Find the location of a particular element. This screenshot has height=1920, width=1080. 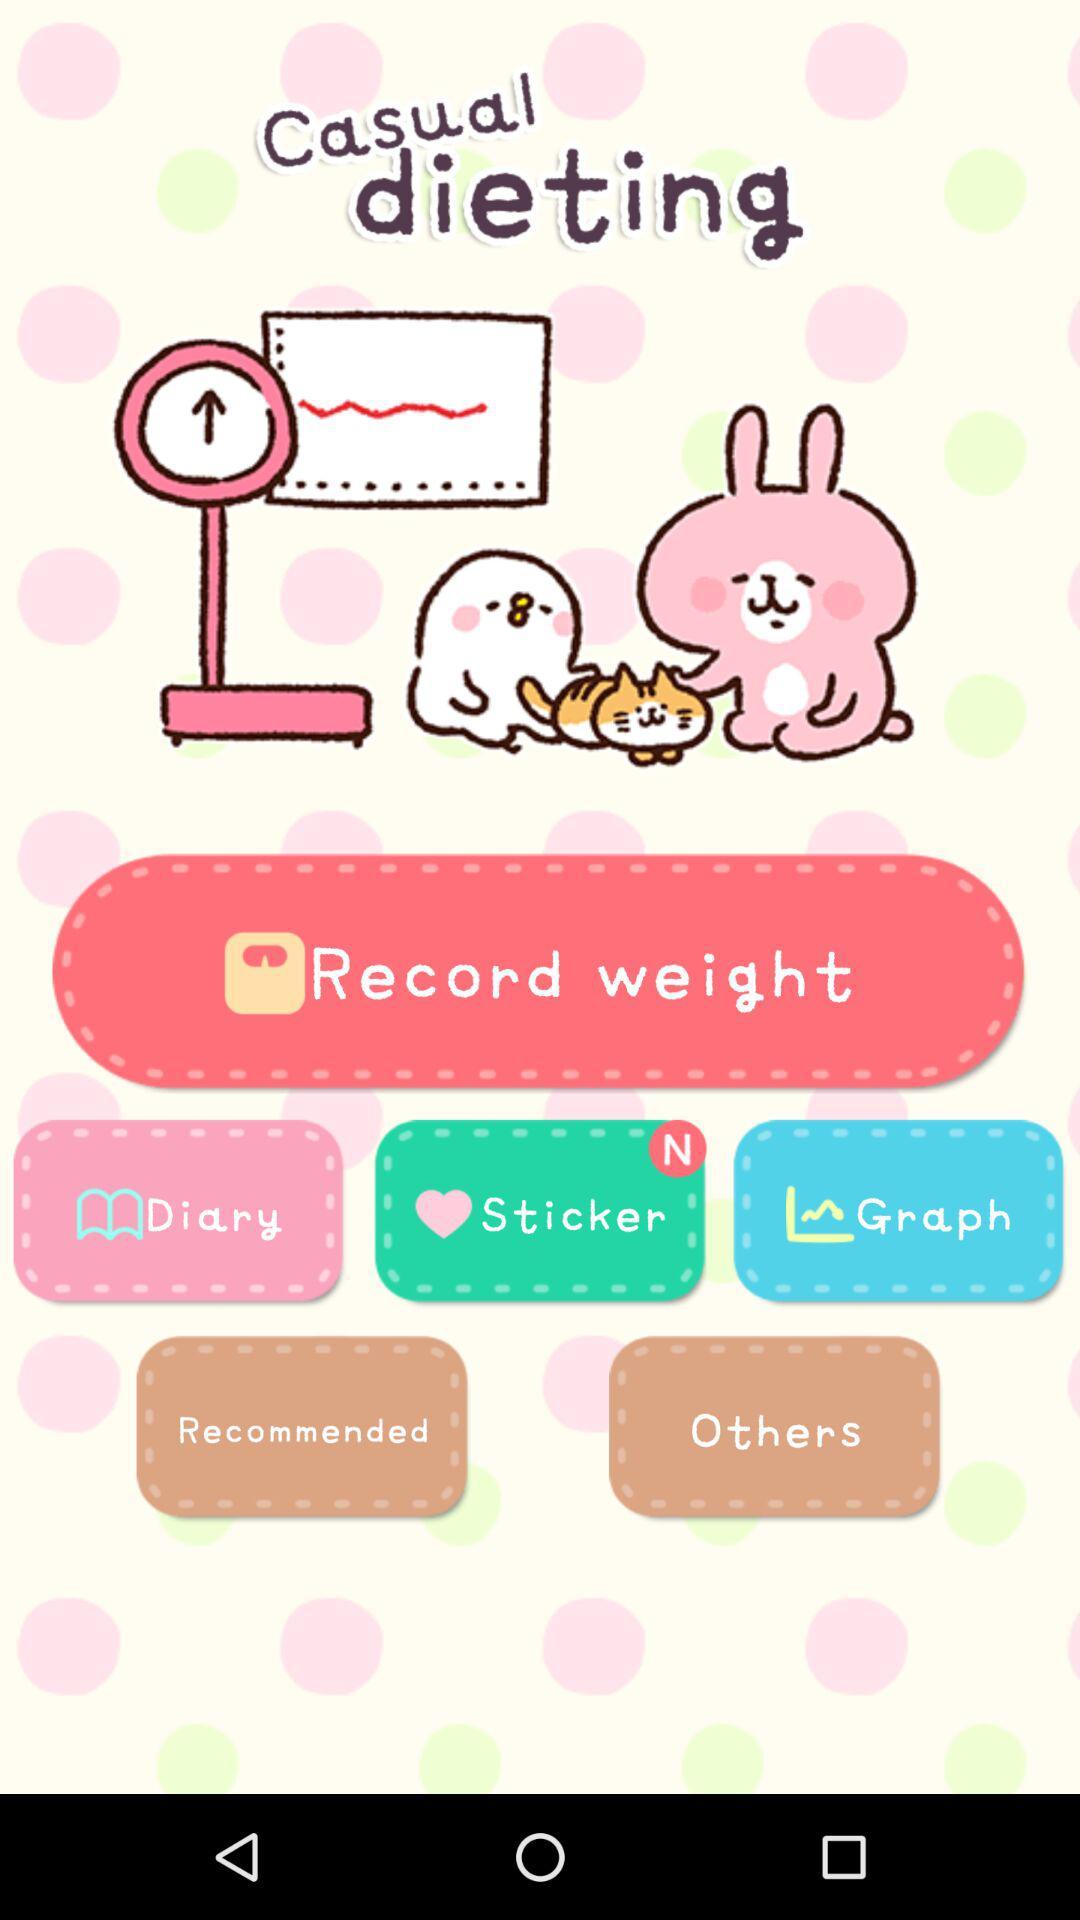

the more icon is located at coordinates (775, 1530).